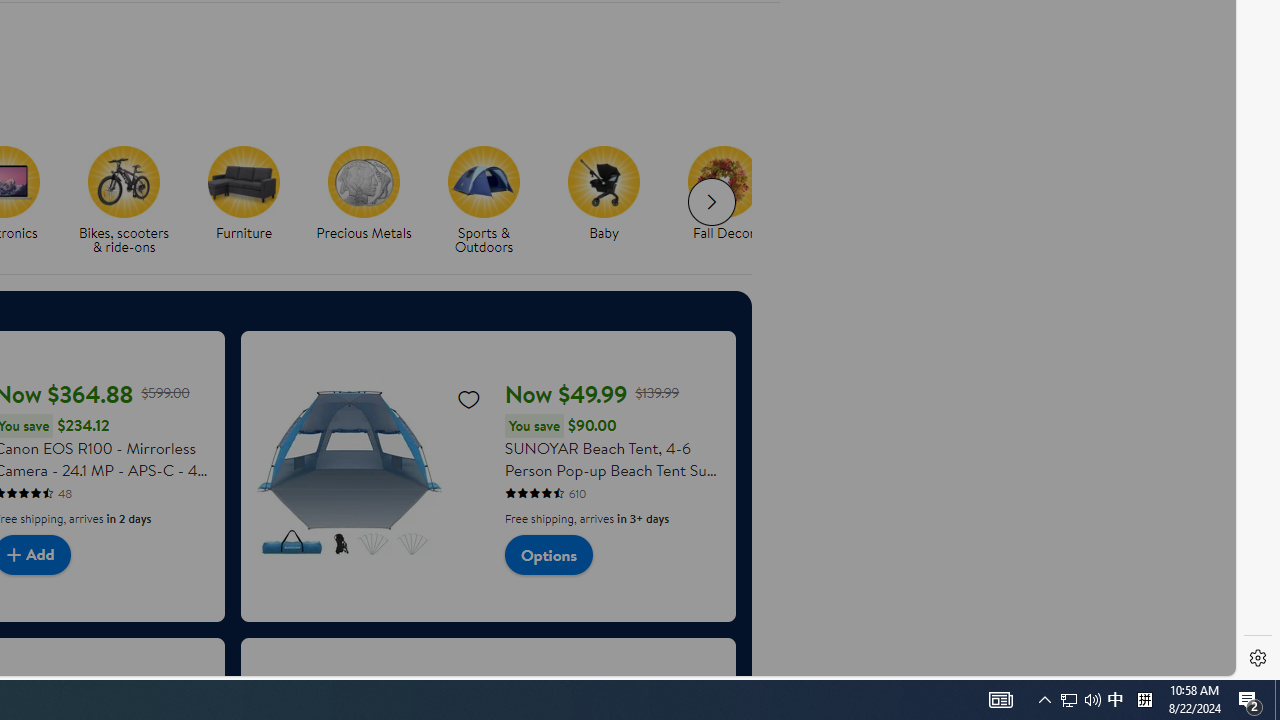 The height and width of the screenshot is (720, 1280). I want to click on 'Sports & Outdoors Sports & Outdoors', so click(484, 201).